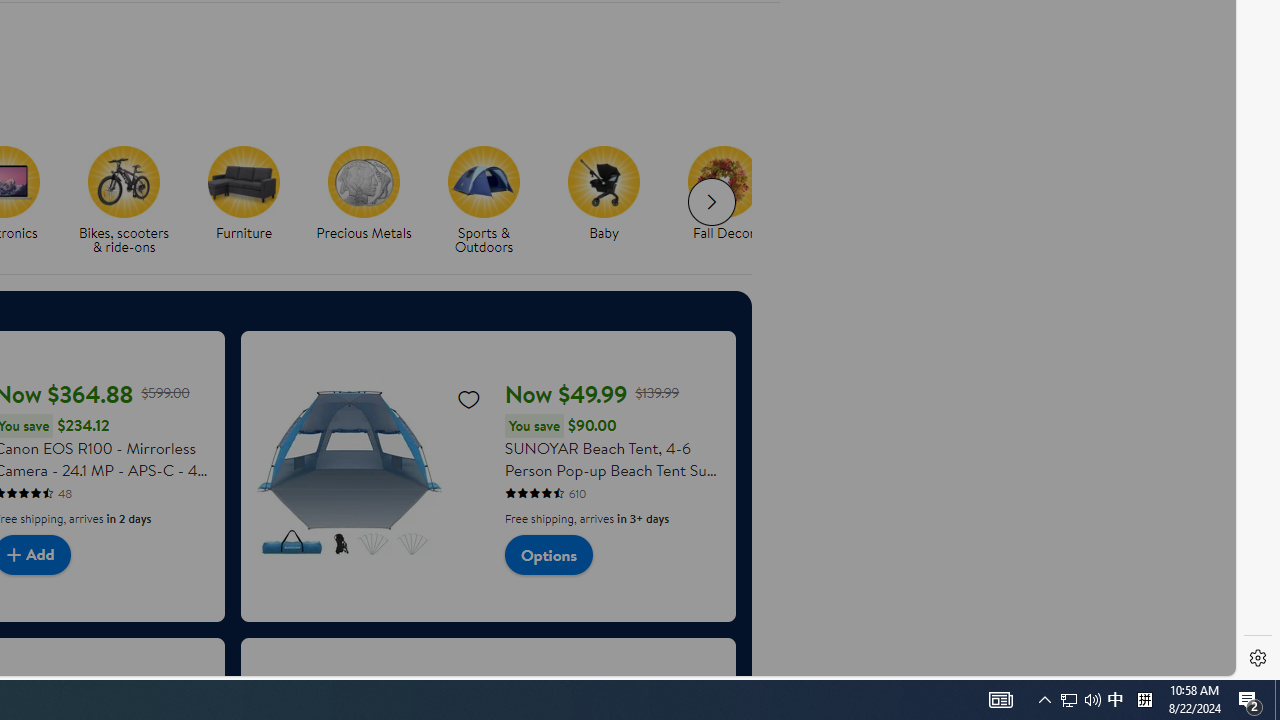 The height and width of the screenshot is (720, 1280). I want to click on 'Sports & Outdoors Sports & Outdoors', so click(484, 201).